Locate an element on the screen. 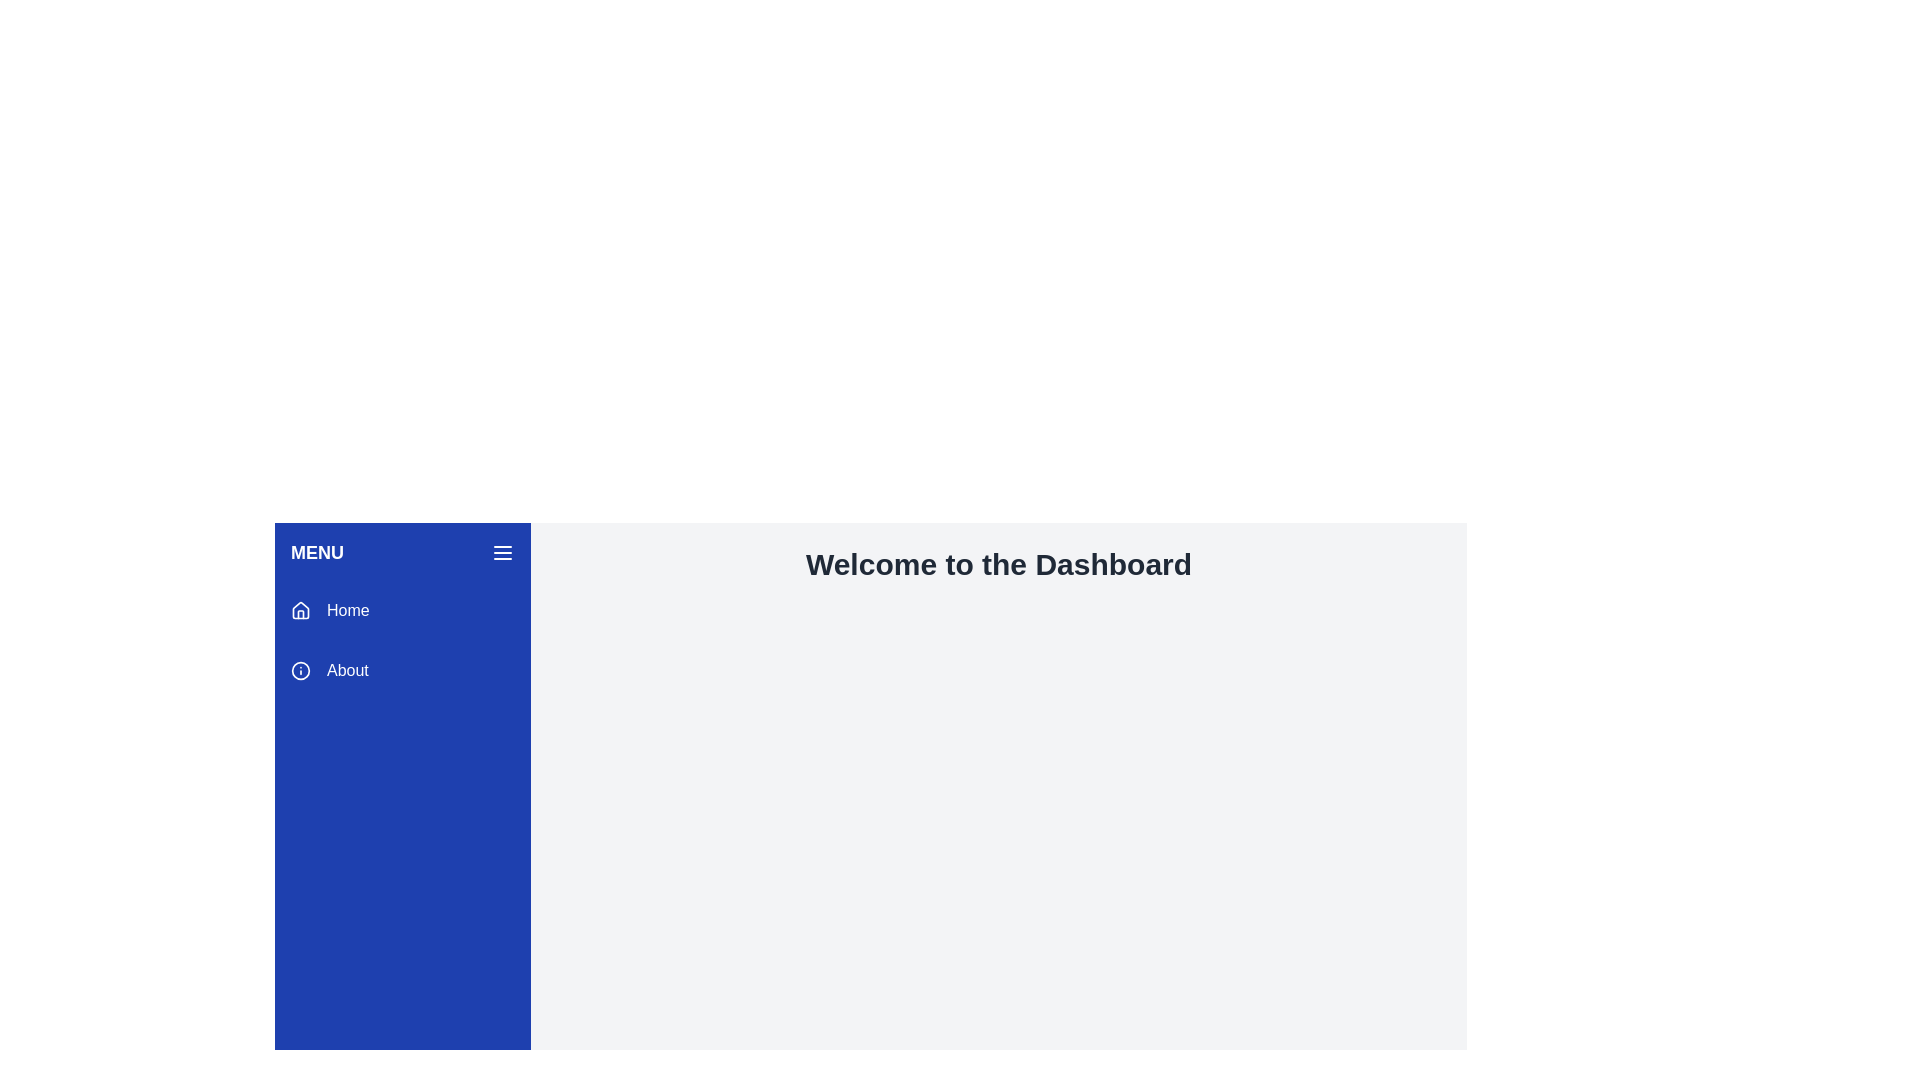  the 'Home' menu item, which is the first item in the vertical list of menu options, located at the top center of the blue sidebar beneath the title 'Menu' is located at coordinates (402, 609).